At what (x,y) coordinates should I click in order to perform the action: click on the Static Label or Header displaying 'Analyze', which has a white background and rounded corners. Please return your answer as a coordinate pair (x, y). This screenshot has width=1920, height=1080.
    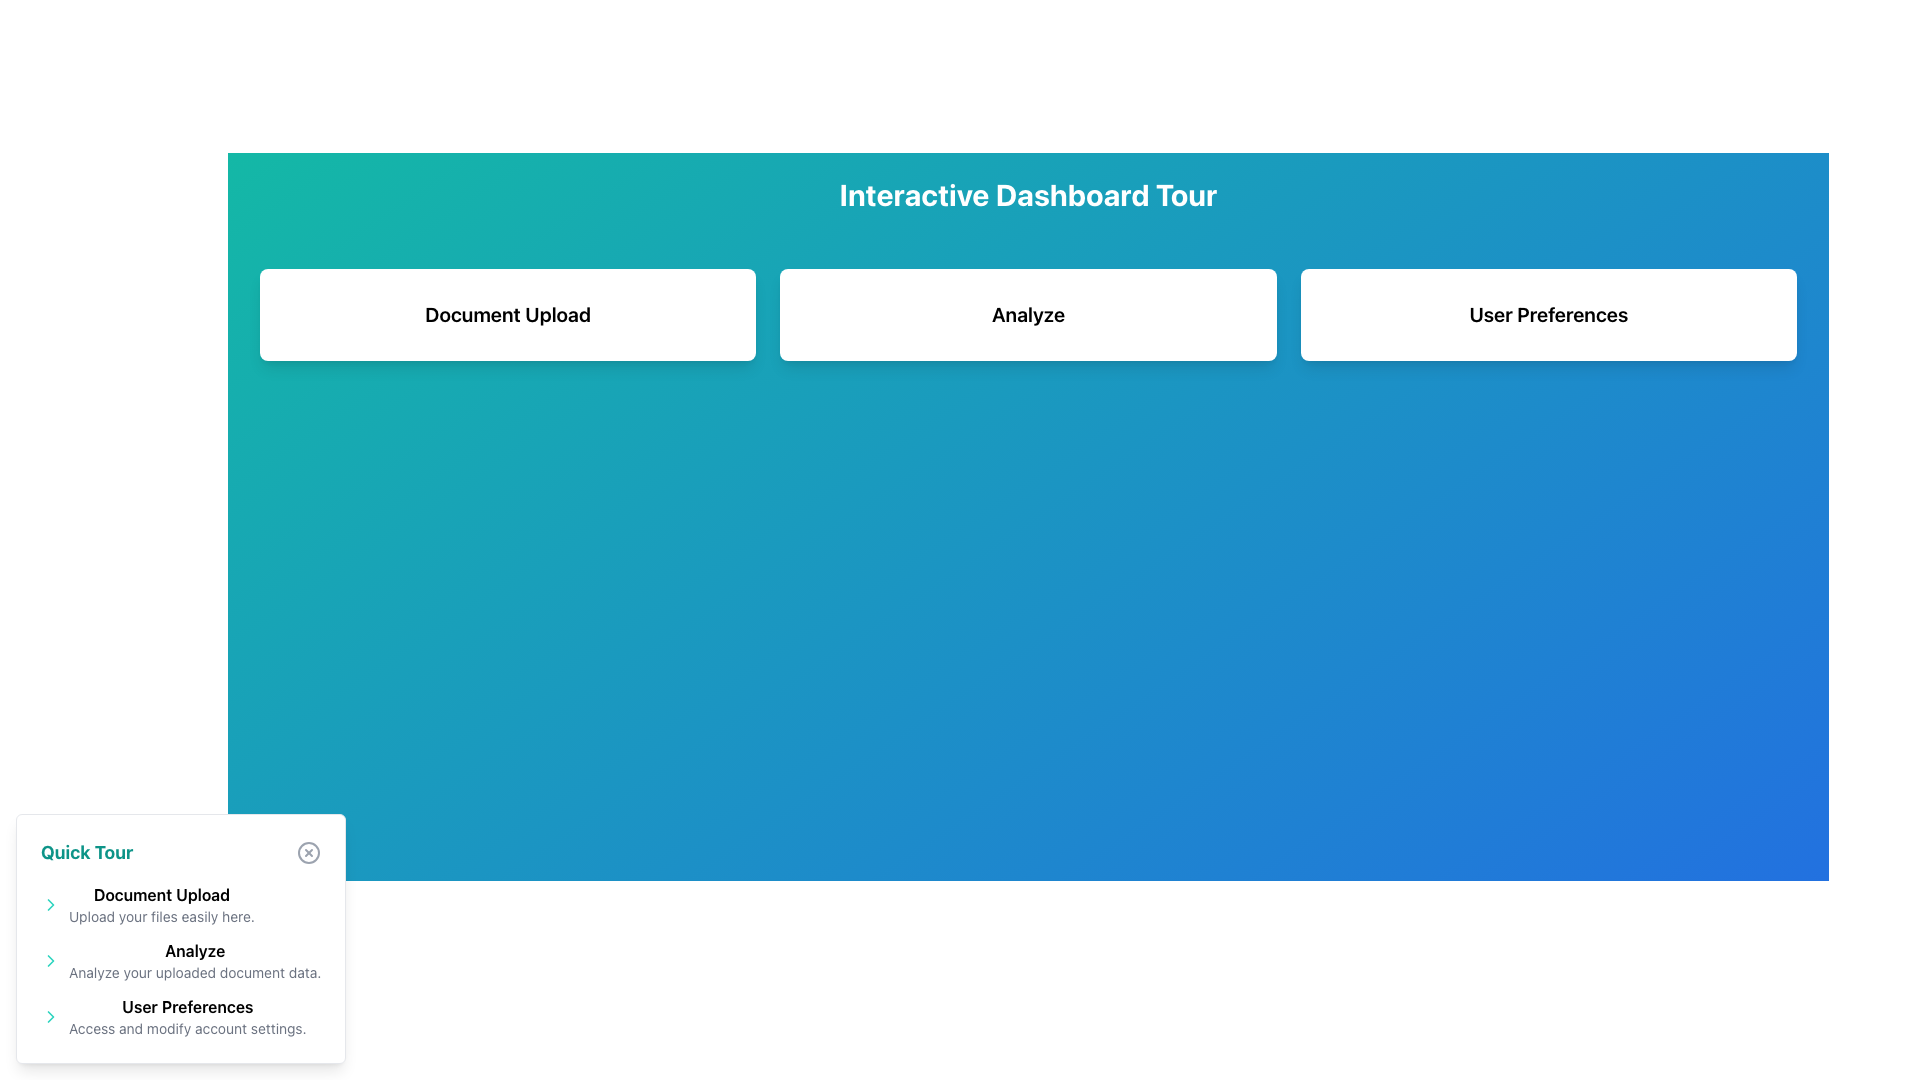
    Looking at the image, I should click on (1028, 315).